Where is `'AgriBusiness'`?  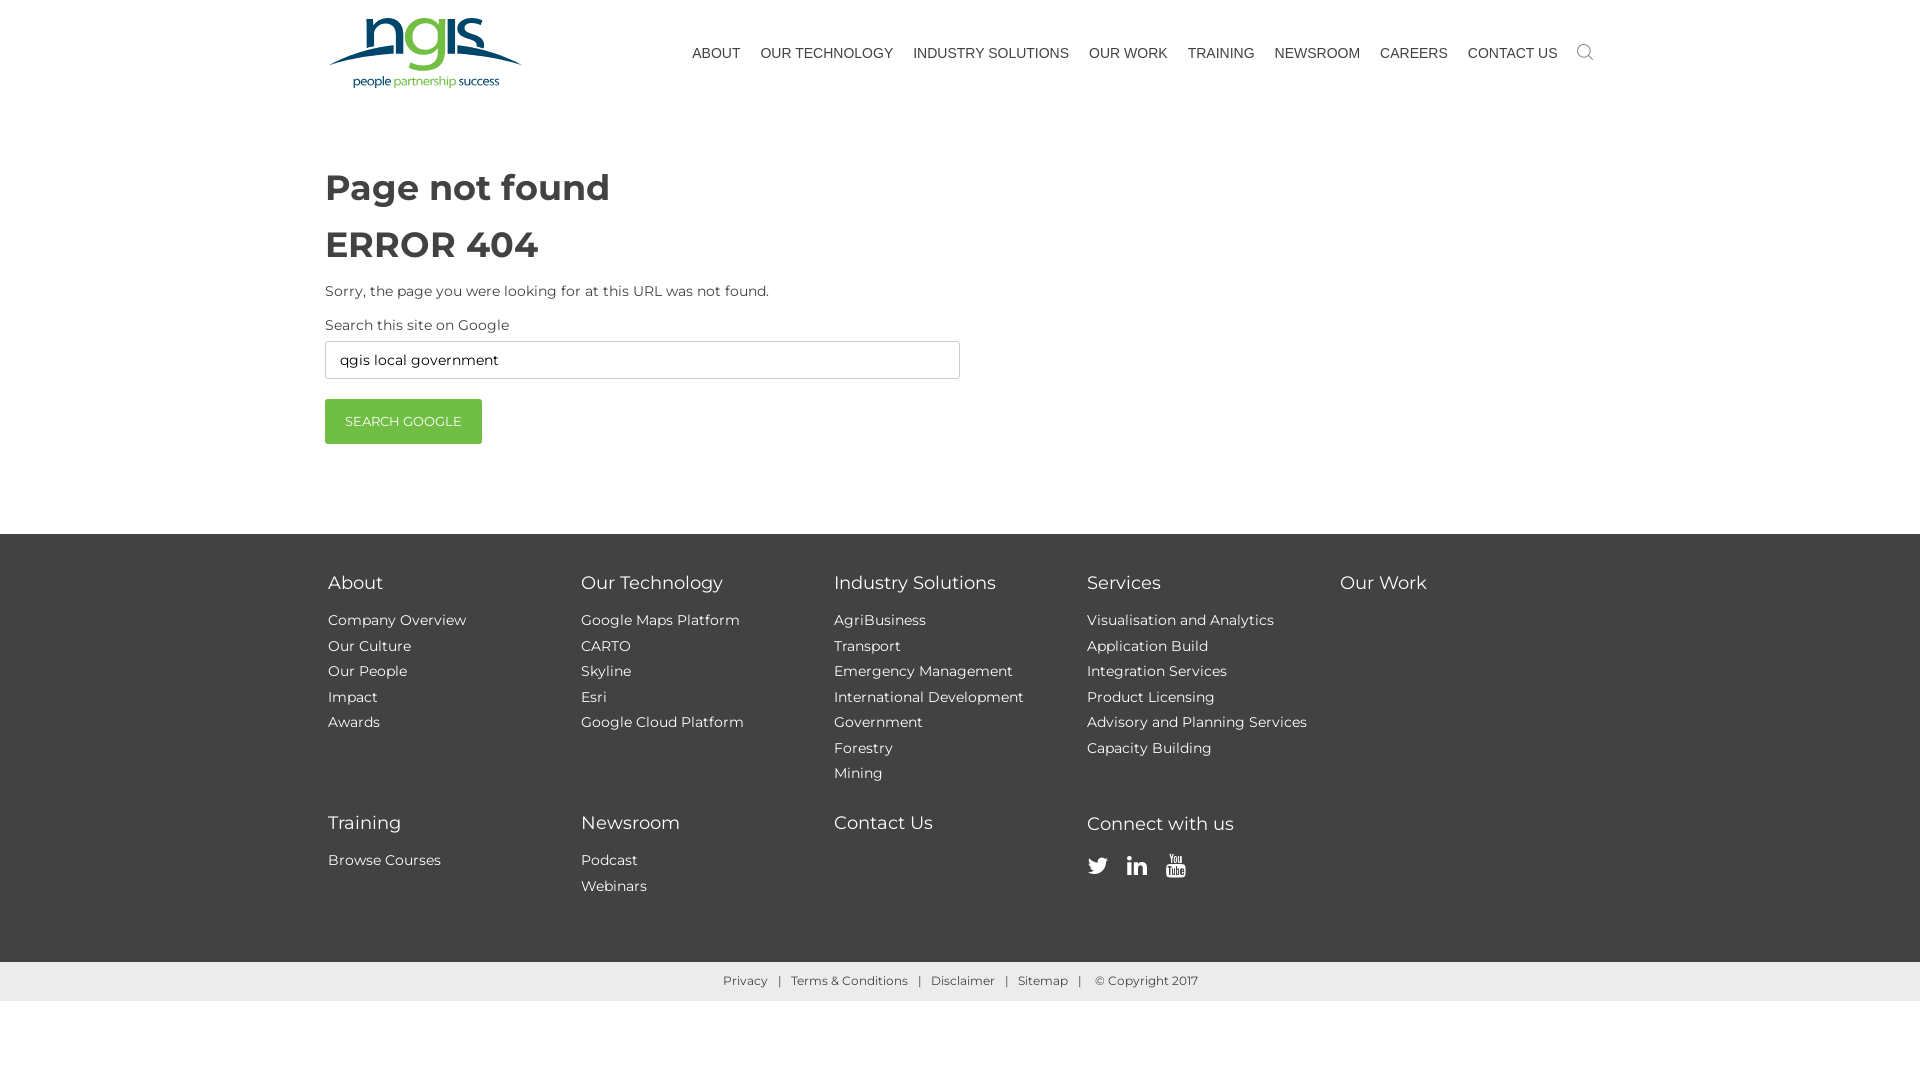
'AgriBusiness' is located at coordinates (834, 619).